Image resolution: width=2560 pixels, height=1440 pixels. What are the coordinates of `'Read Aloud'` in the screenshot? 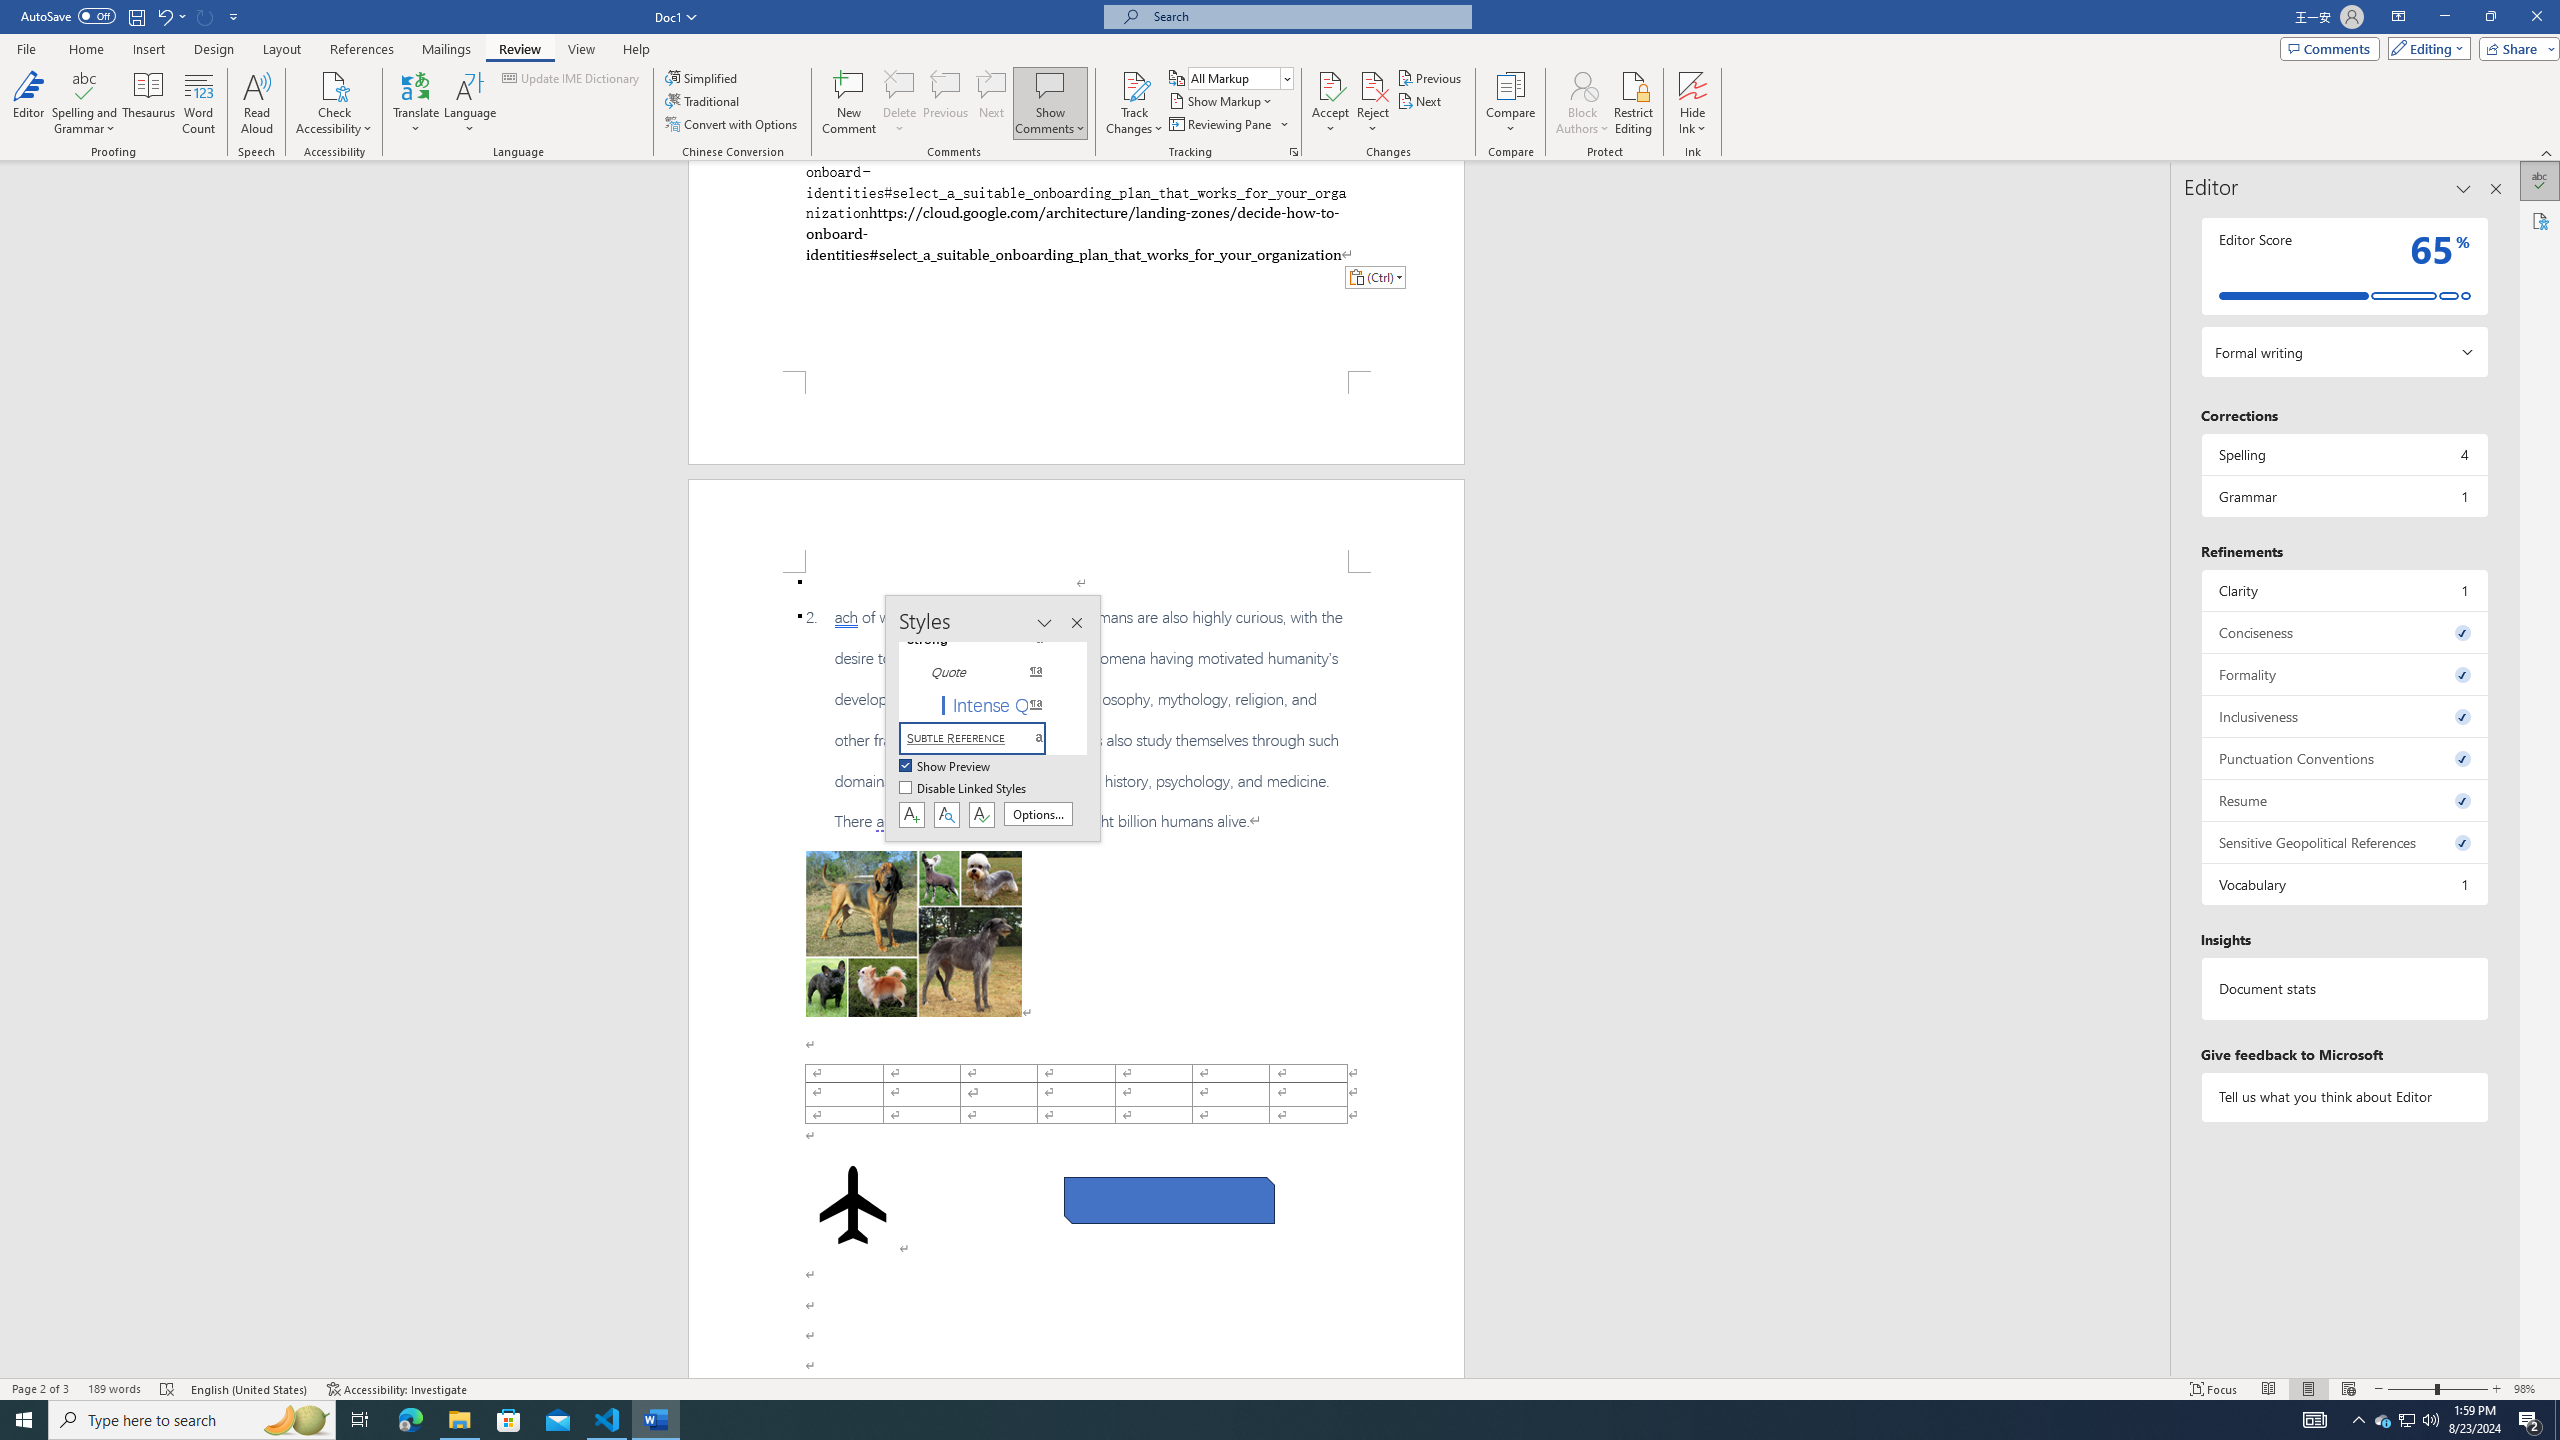 It's located at (256, 103).